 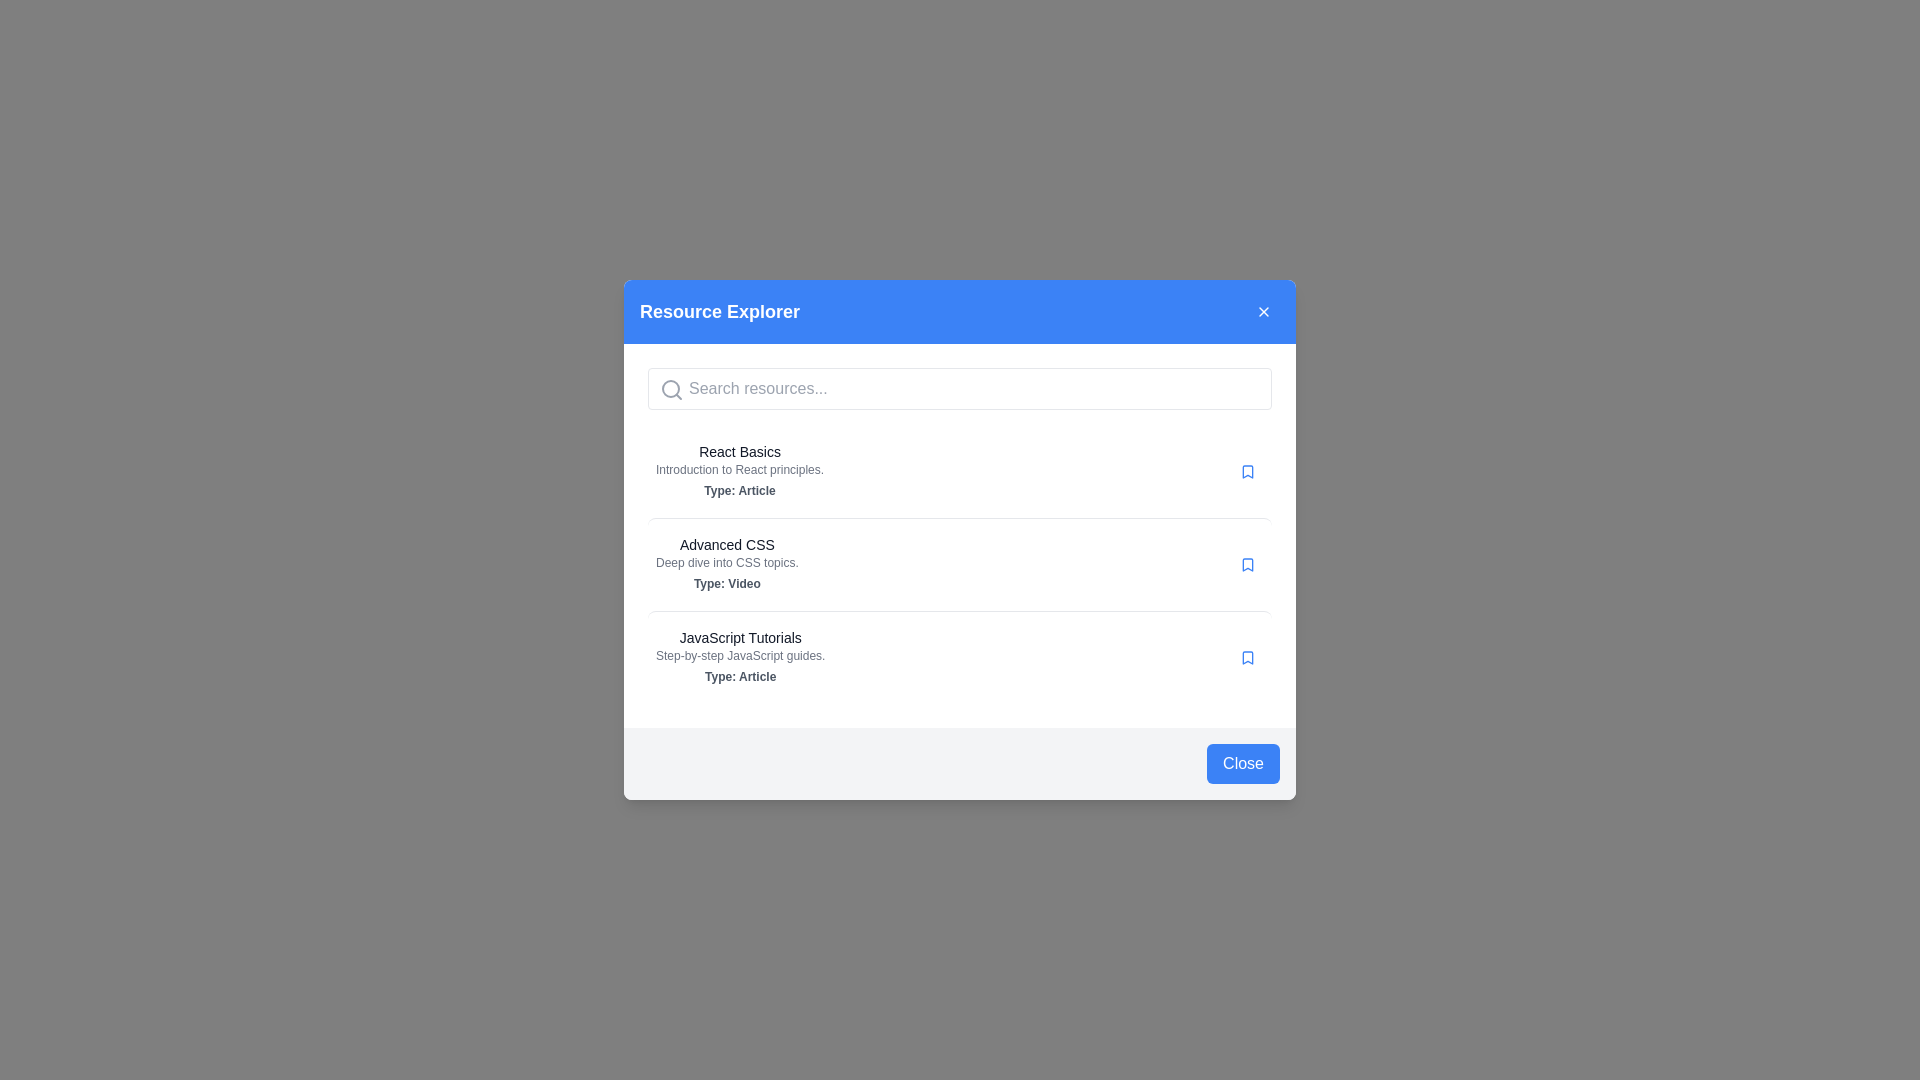 What do you see at coordinates (1247, 471) in the screenshot?
I see `the bookmark button located in the top-right corner of the 'React Basics' card to bookmark or unbookmark the item` at bounding box center [1247, 471].